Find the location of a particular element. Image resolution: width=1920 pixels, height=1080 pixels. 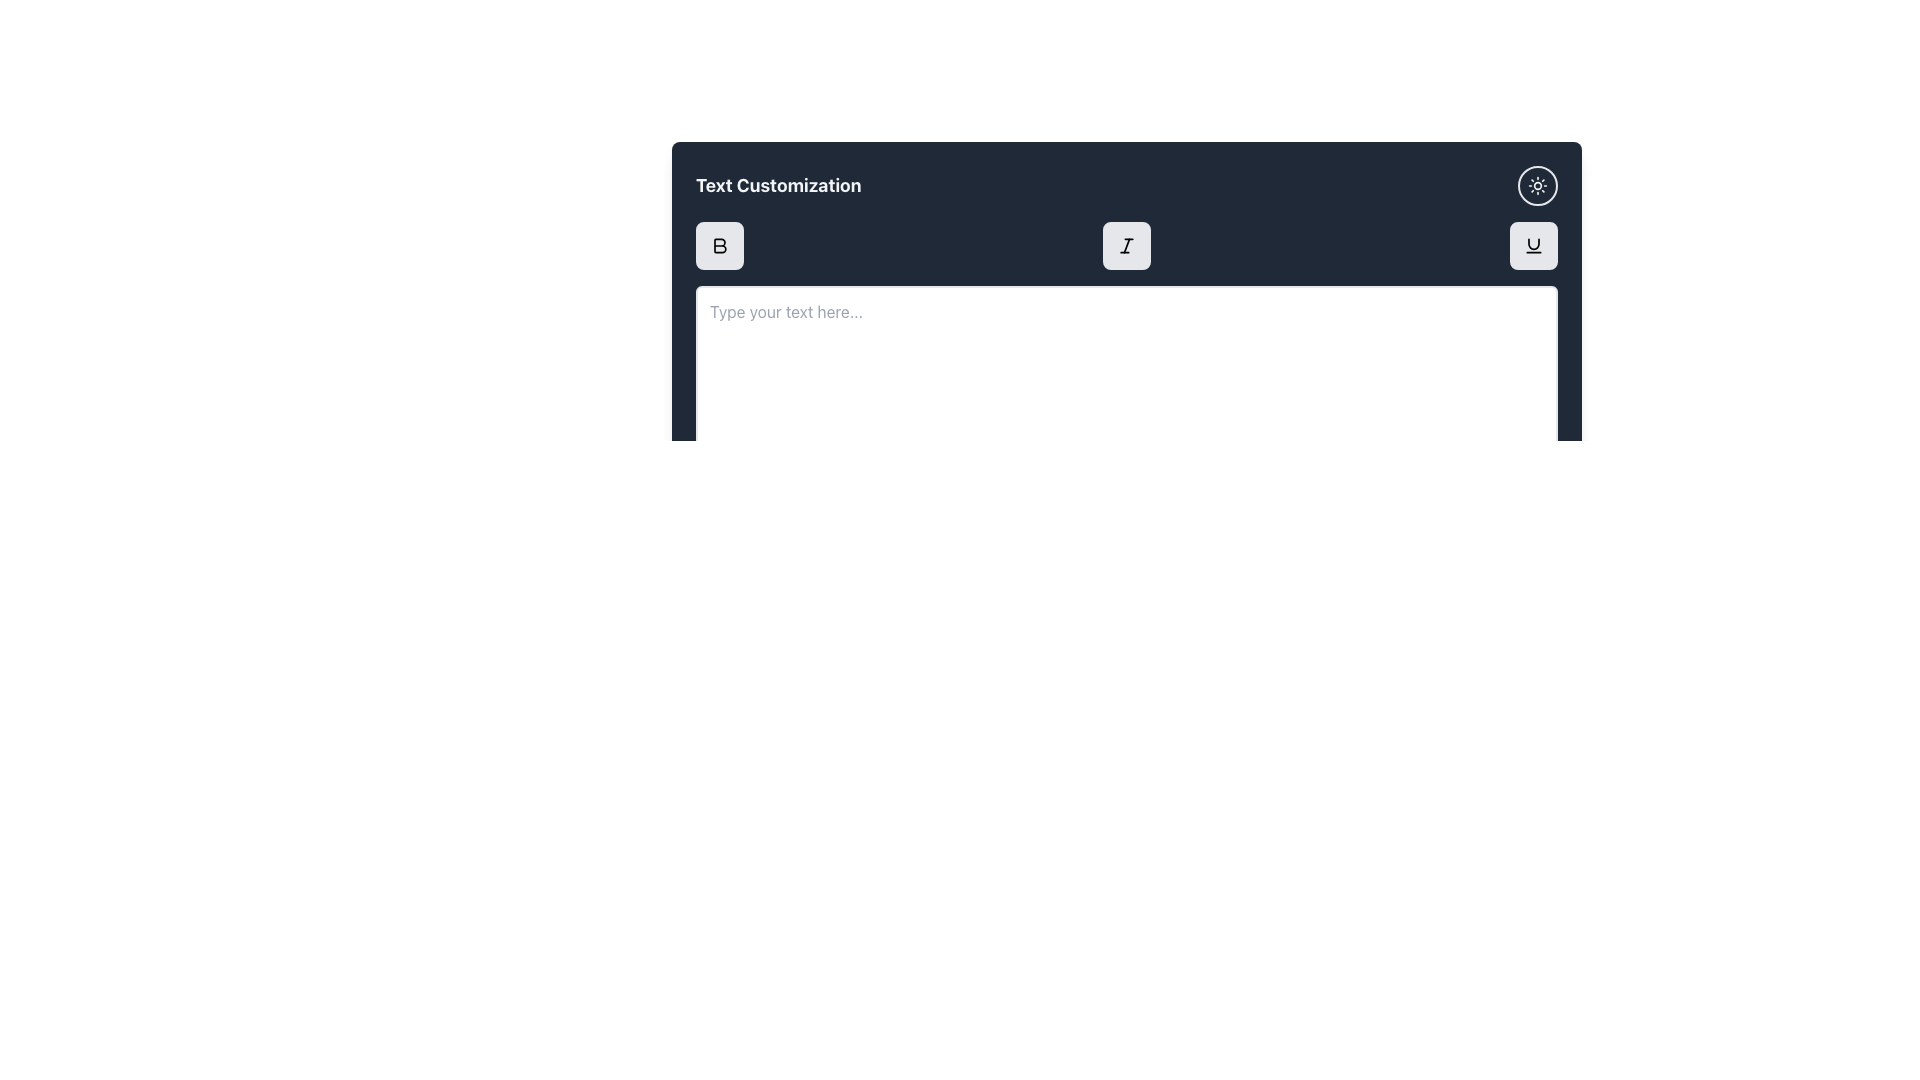

the sun icon located in the upper right corner of the UI panel is located at coordinates (1536, 185).